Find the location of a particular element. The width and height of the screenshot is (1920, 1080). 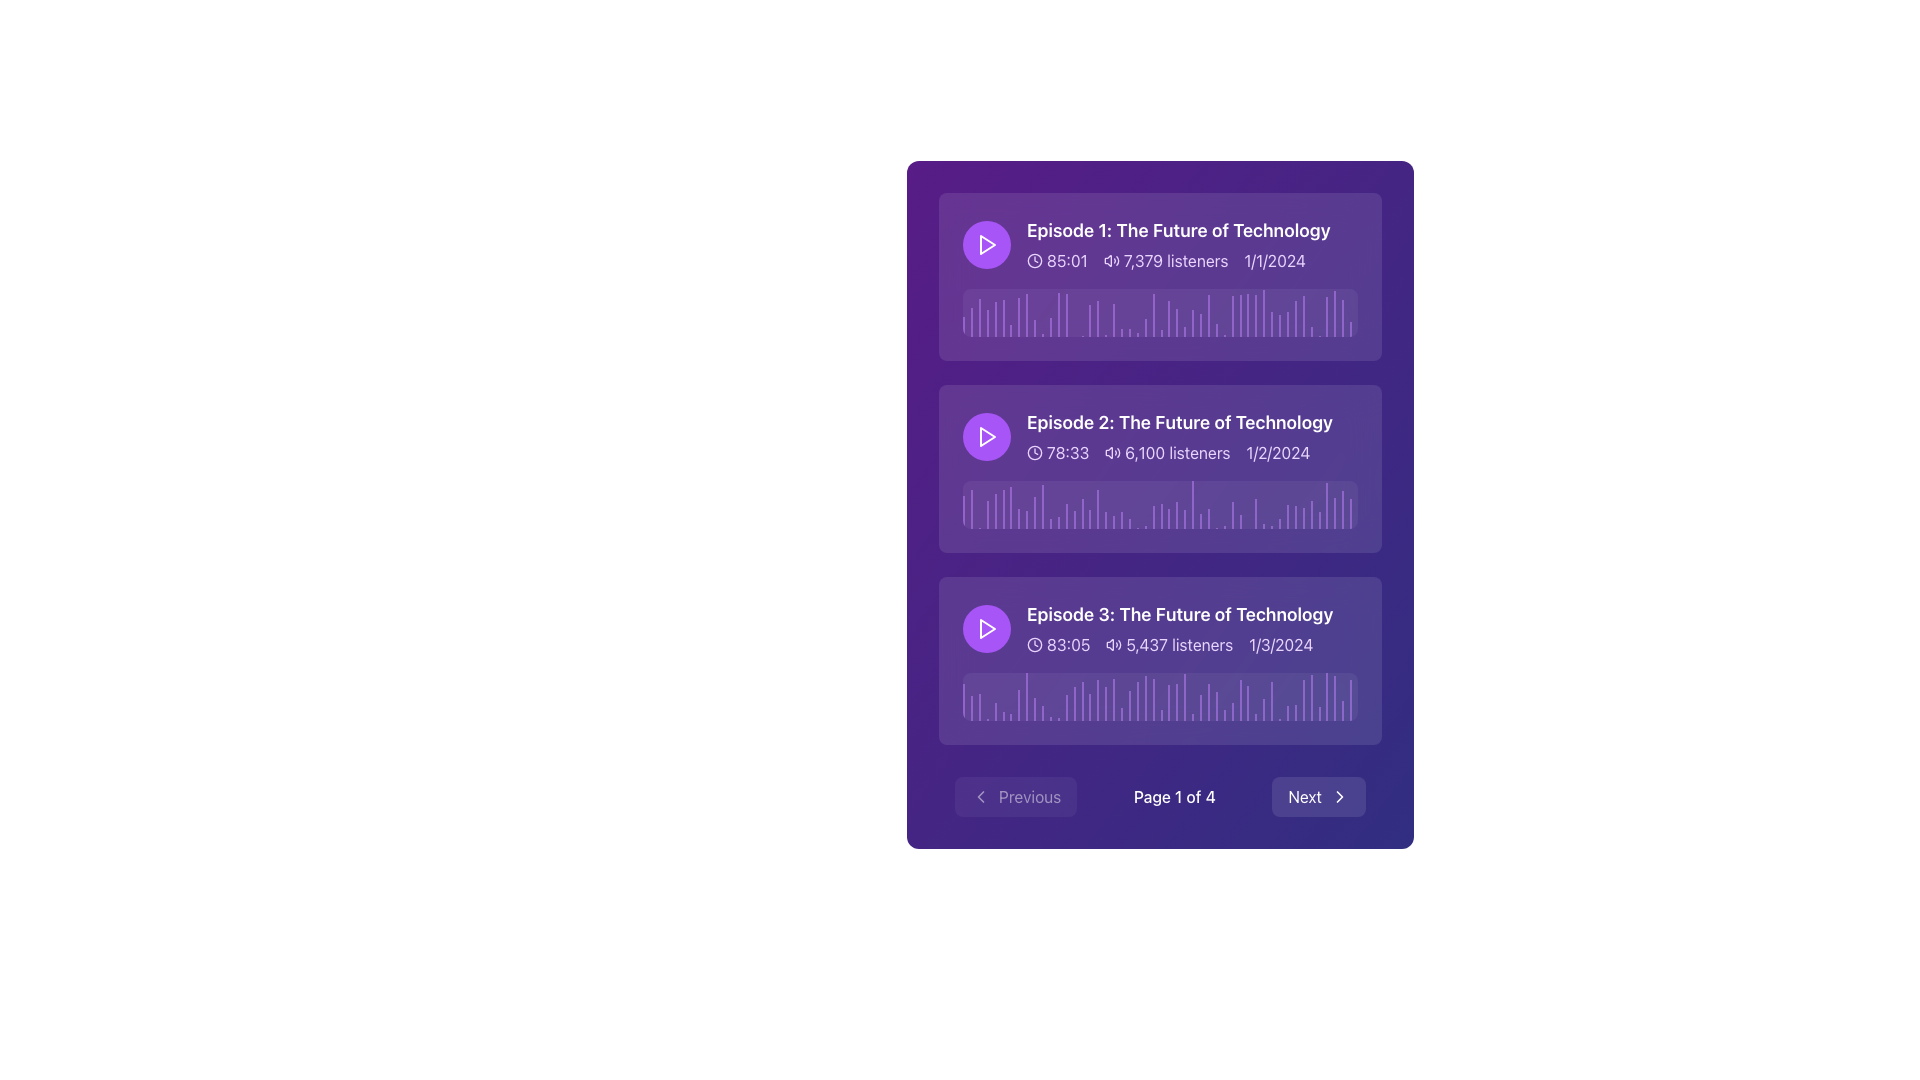

the Progress Indicator Bar, which is the fourteenth bar in the middle of the progress indicator within the second content block of a vertical list of three blocks is located at coordinates (1105, 519).